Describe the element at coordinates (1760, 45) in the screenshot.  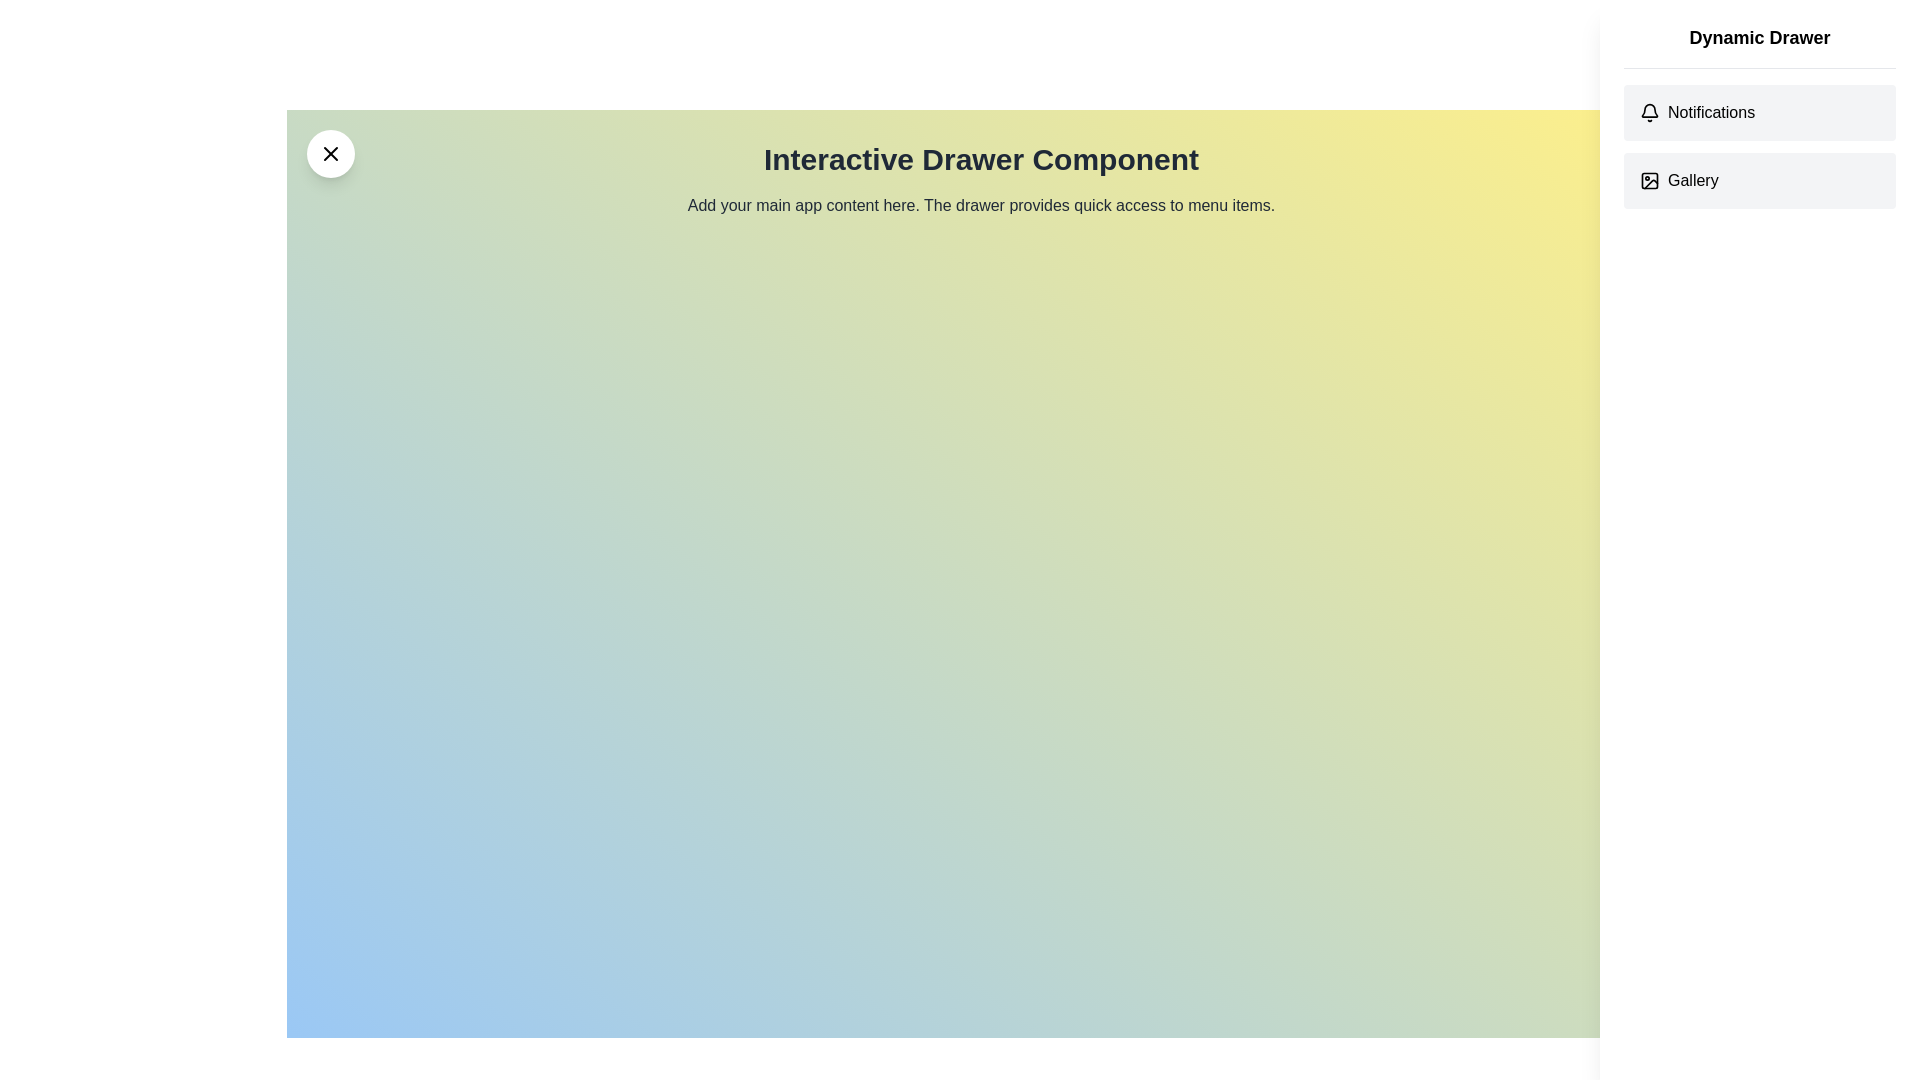
I see `the bold, black text header reading 'Dynamic Drawer' located at the top-right section of the drawer interface` at that location.